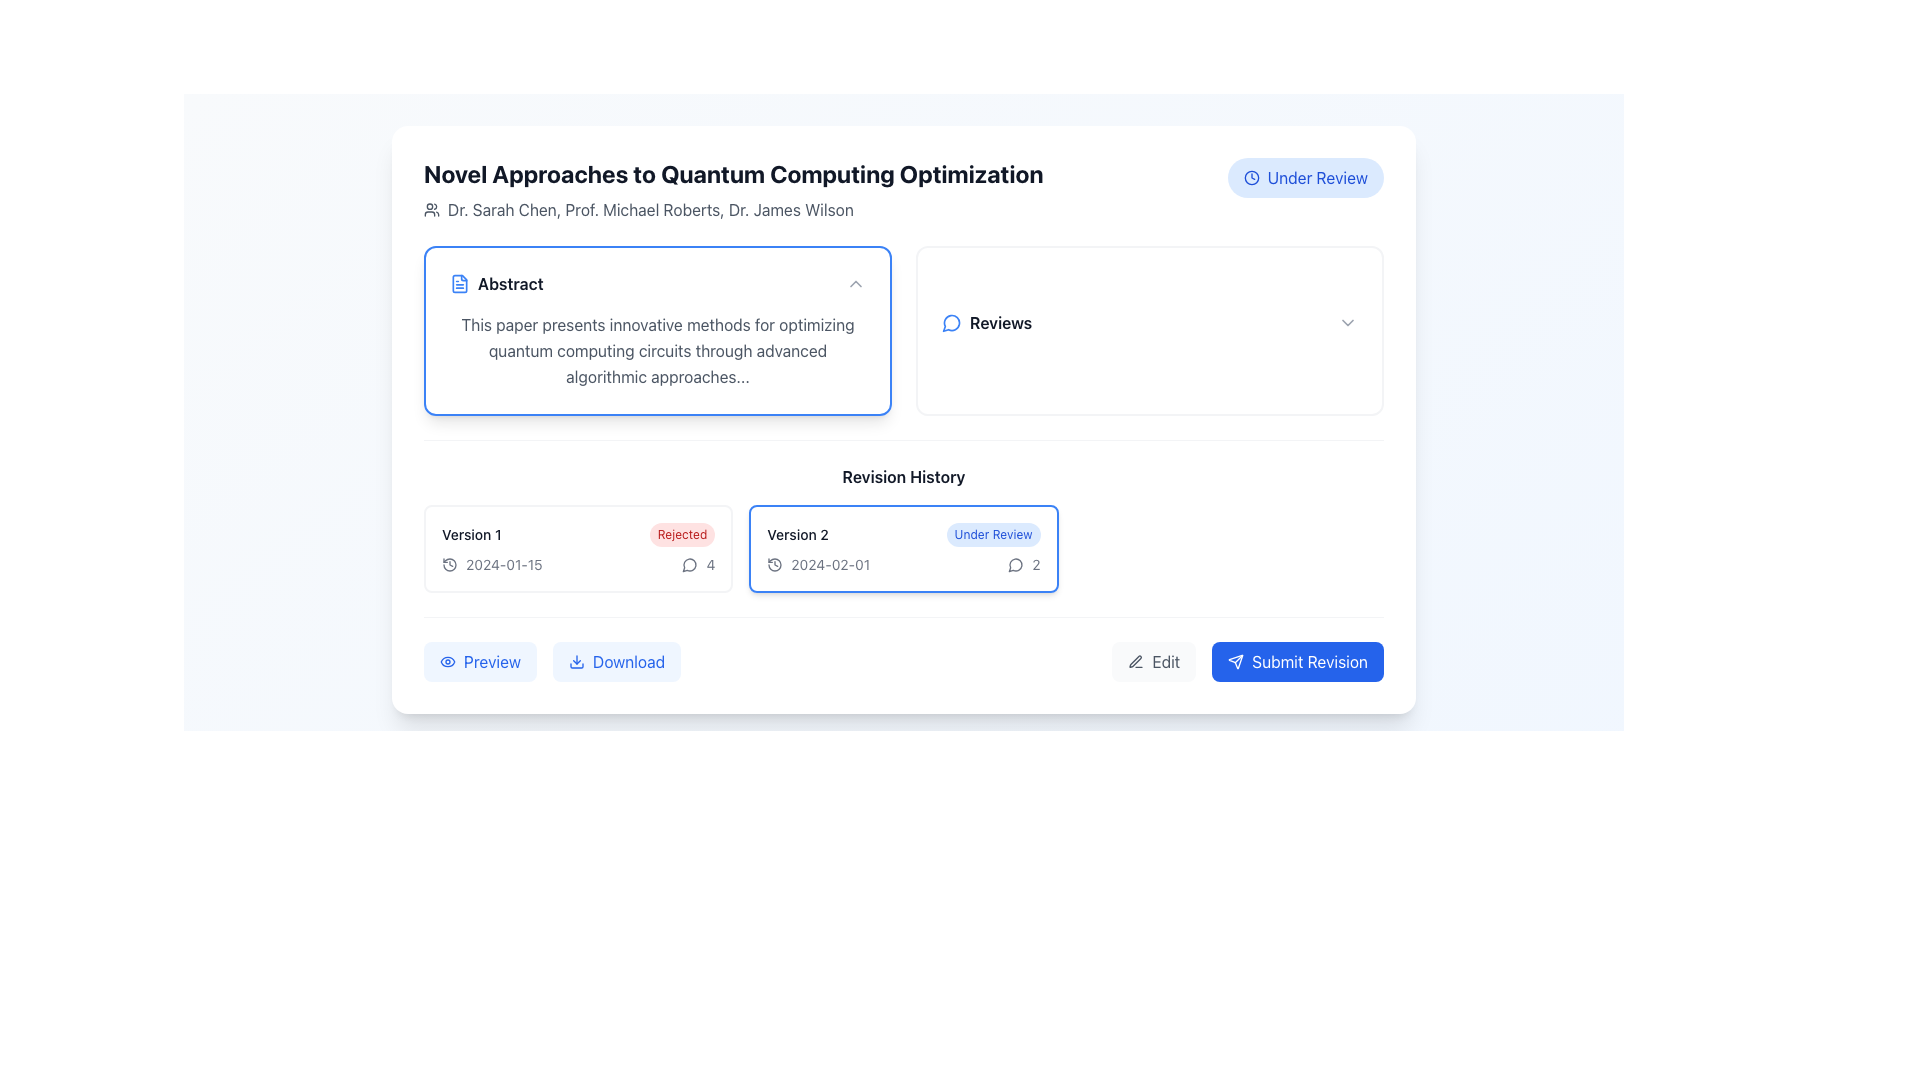 Image resolution: width=1920 pixels, height=1080 pixels. What do you see at coordinates (690, 564) in the screenshot?
I see `the comments/reviews icon located on the right side of the 'Reviews' content section` at bounding box center [690, 564].